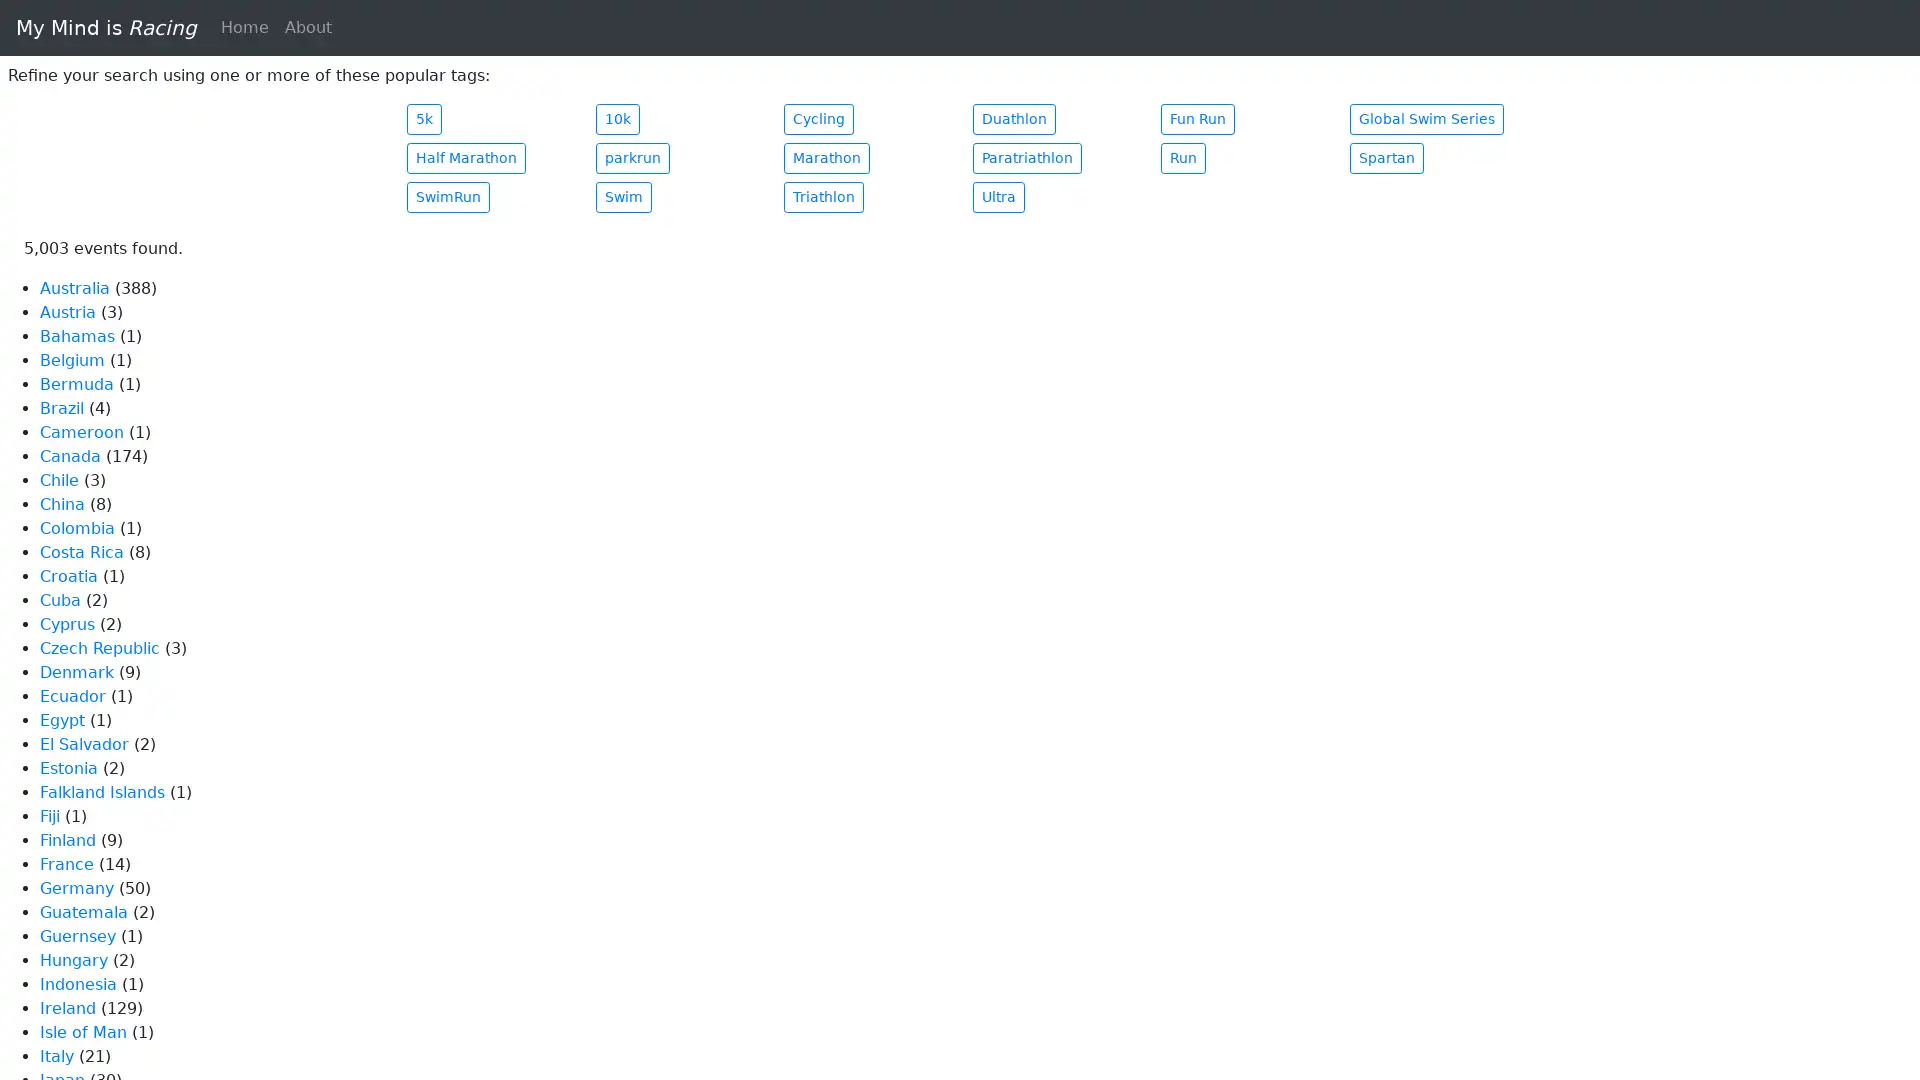  What do you see at coordinates (1013, 119) in the screenshot?
I see `Duathlon` at bounding box center [1013, 119].